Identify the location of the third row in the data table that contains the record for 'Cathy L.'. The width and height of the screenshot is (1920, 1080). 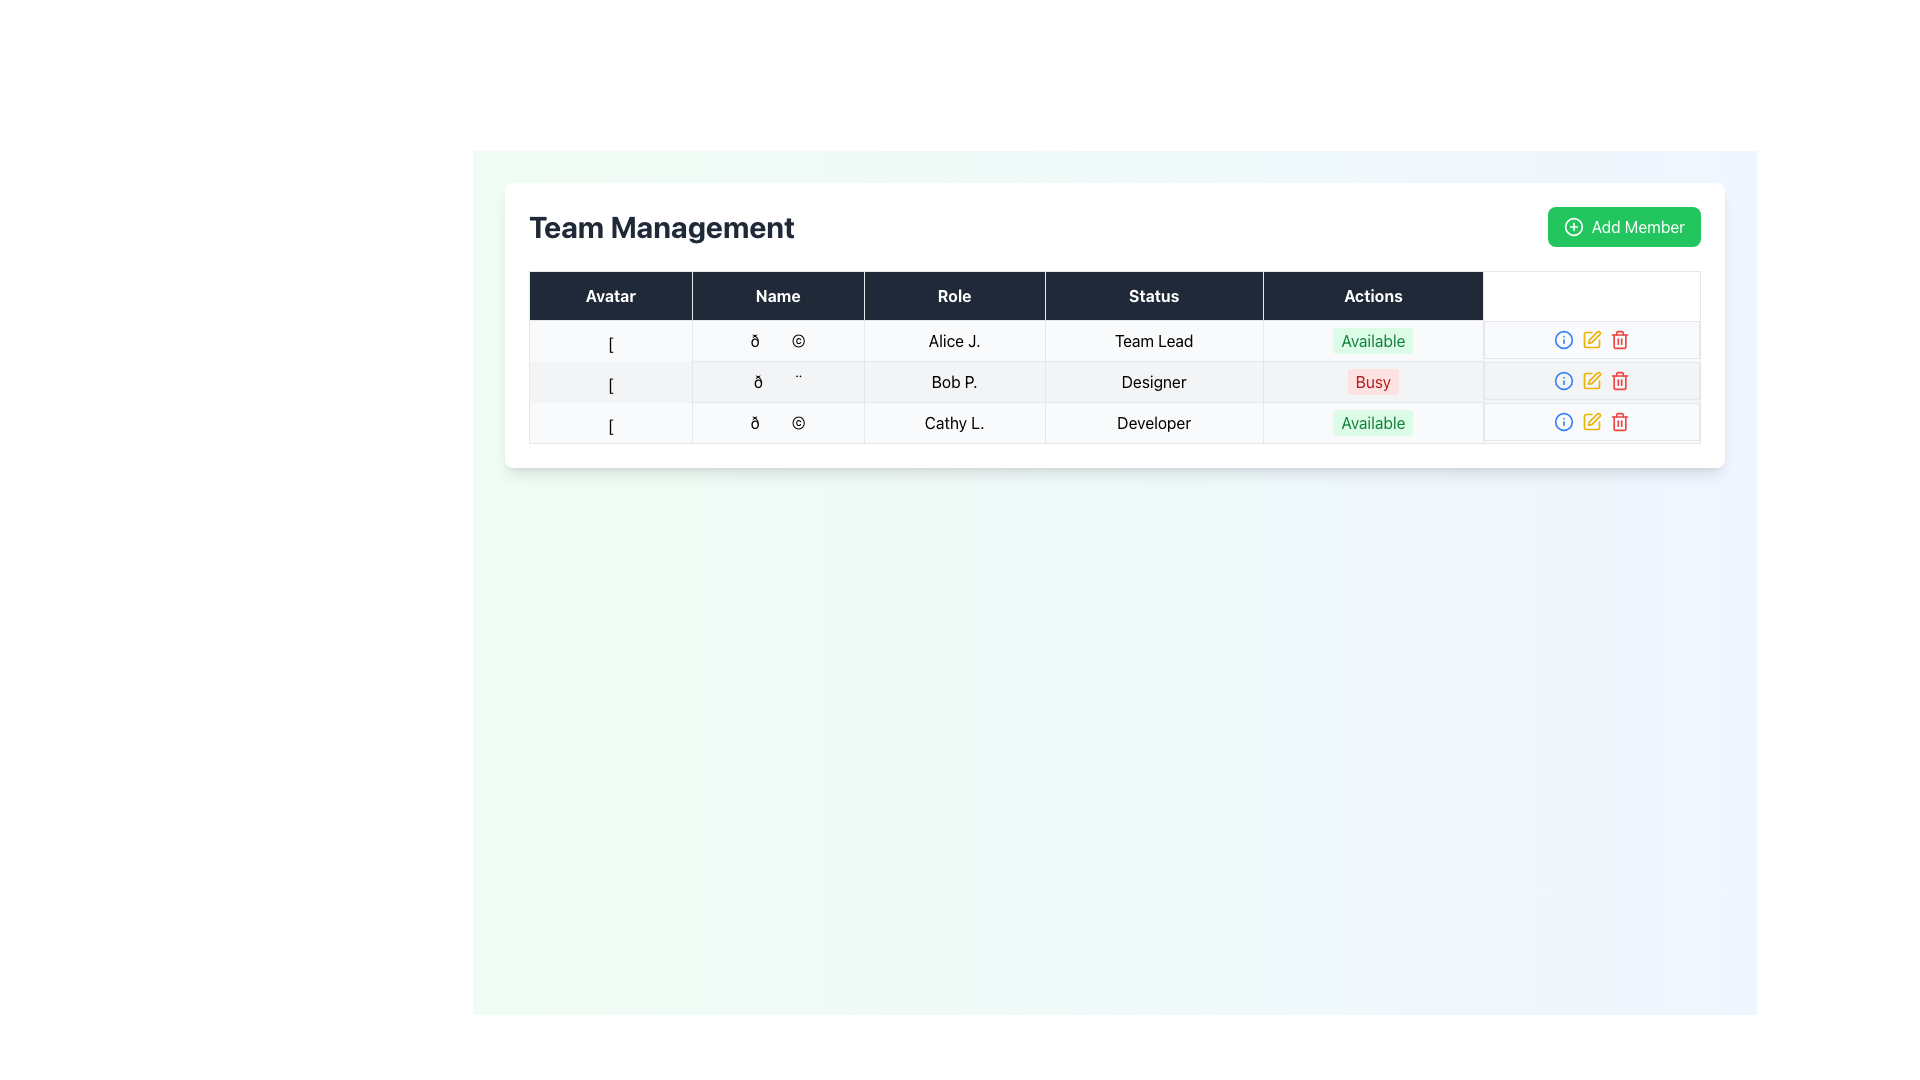
(1113, 422).